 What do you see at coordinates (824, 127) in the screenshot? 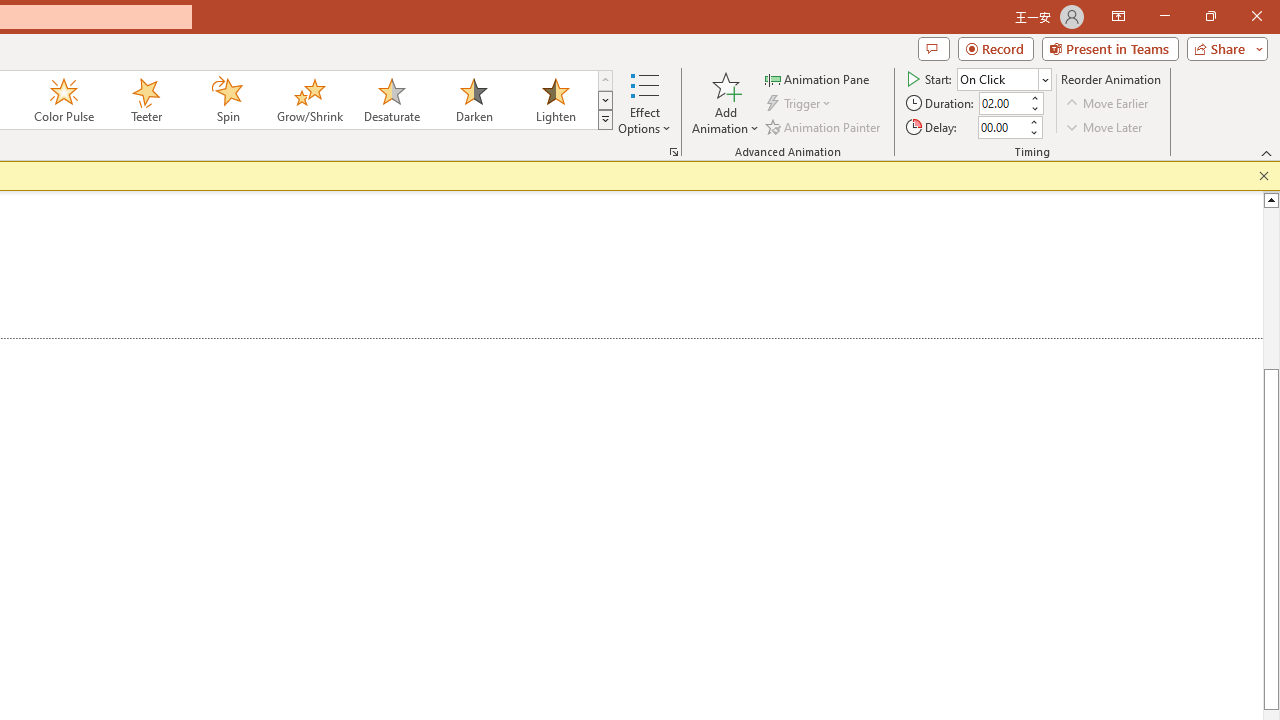
I see `'Animation Painter'` at bounding box center [824, 127].